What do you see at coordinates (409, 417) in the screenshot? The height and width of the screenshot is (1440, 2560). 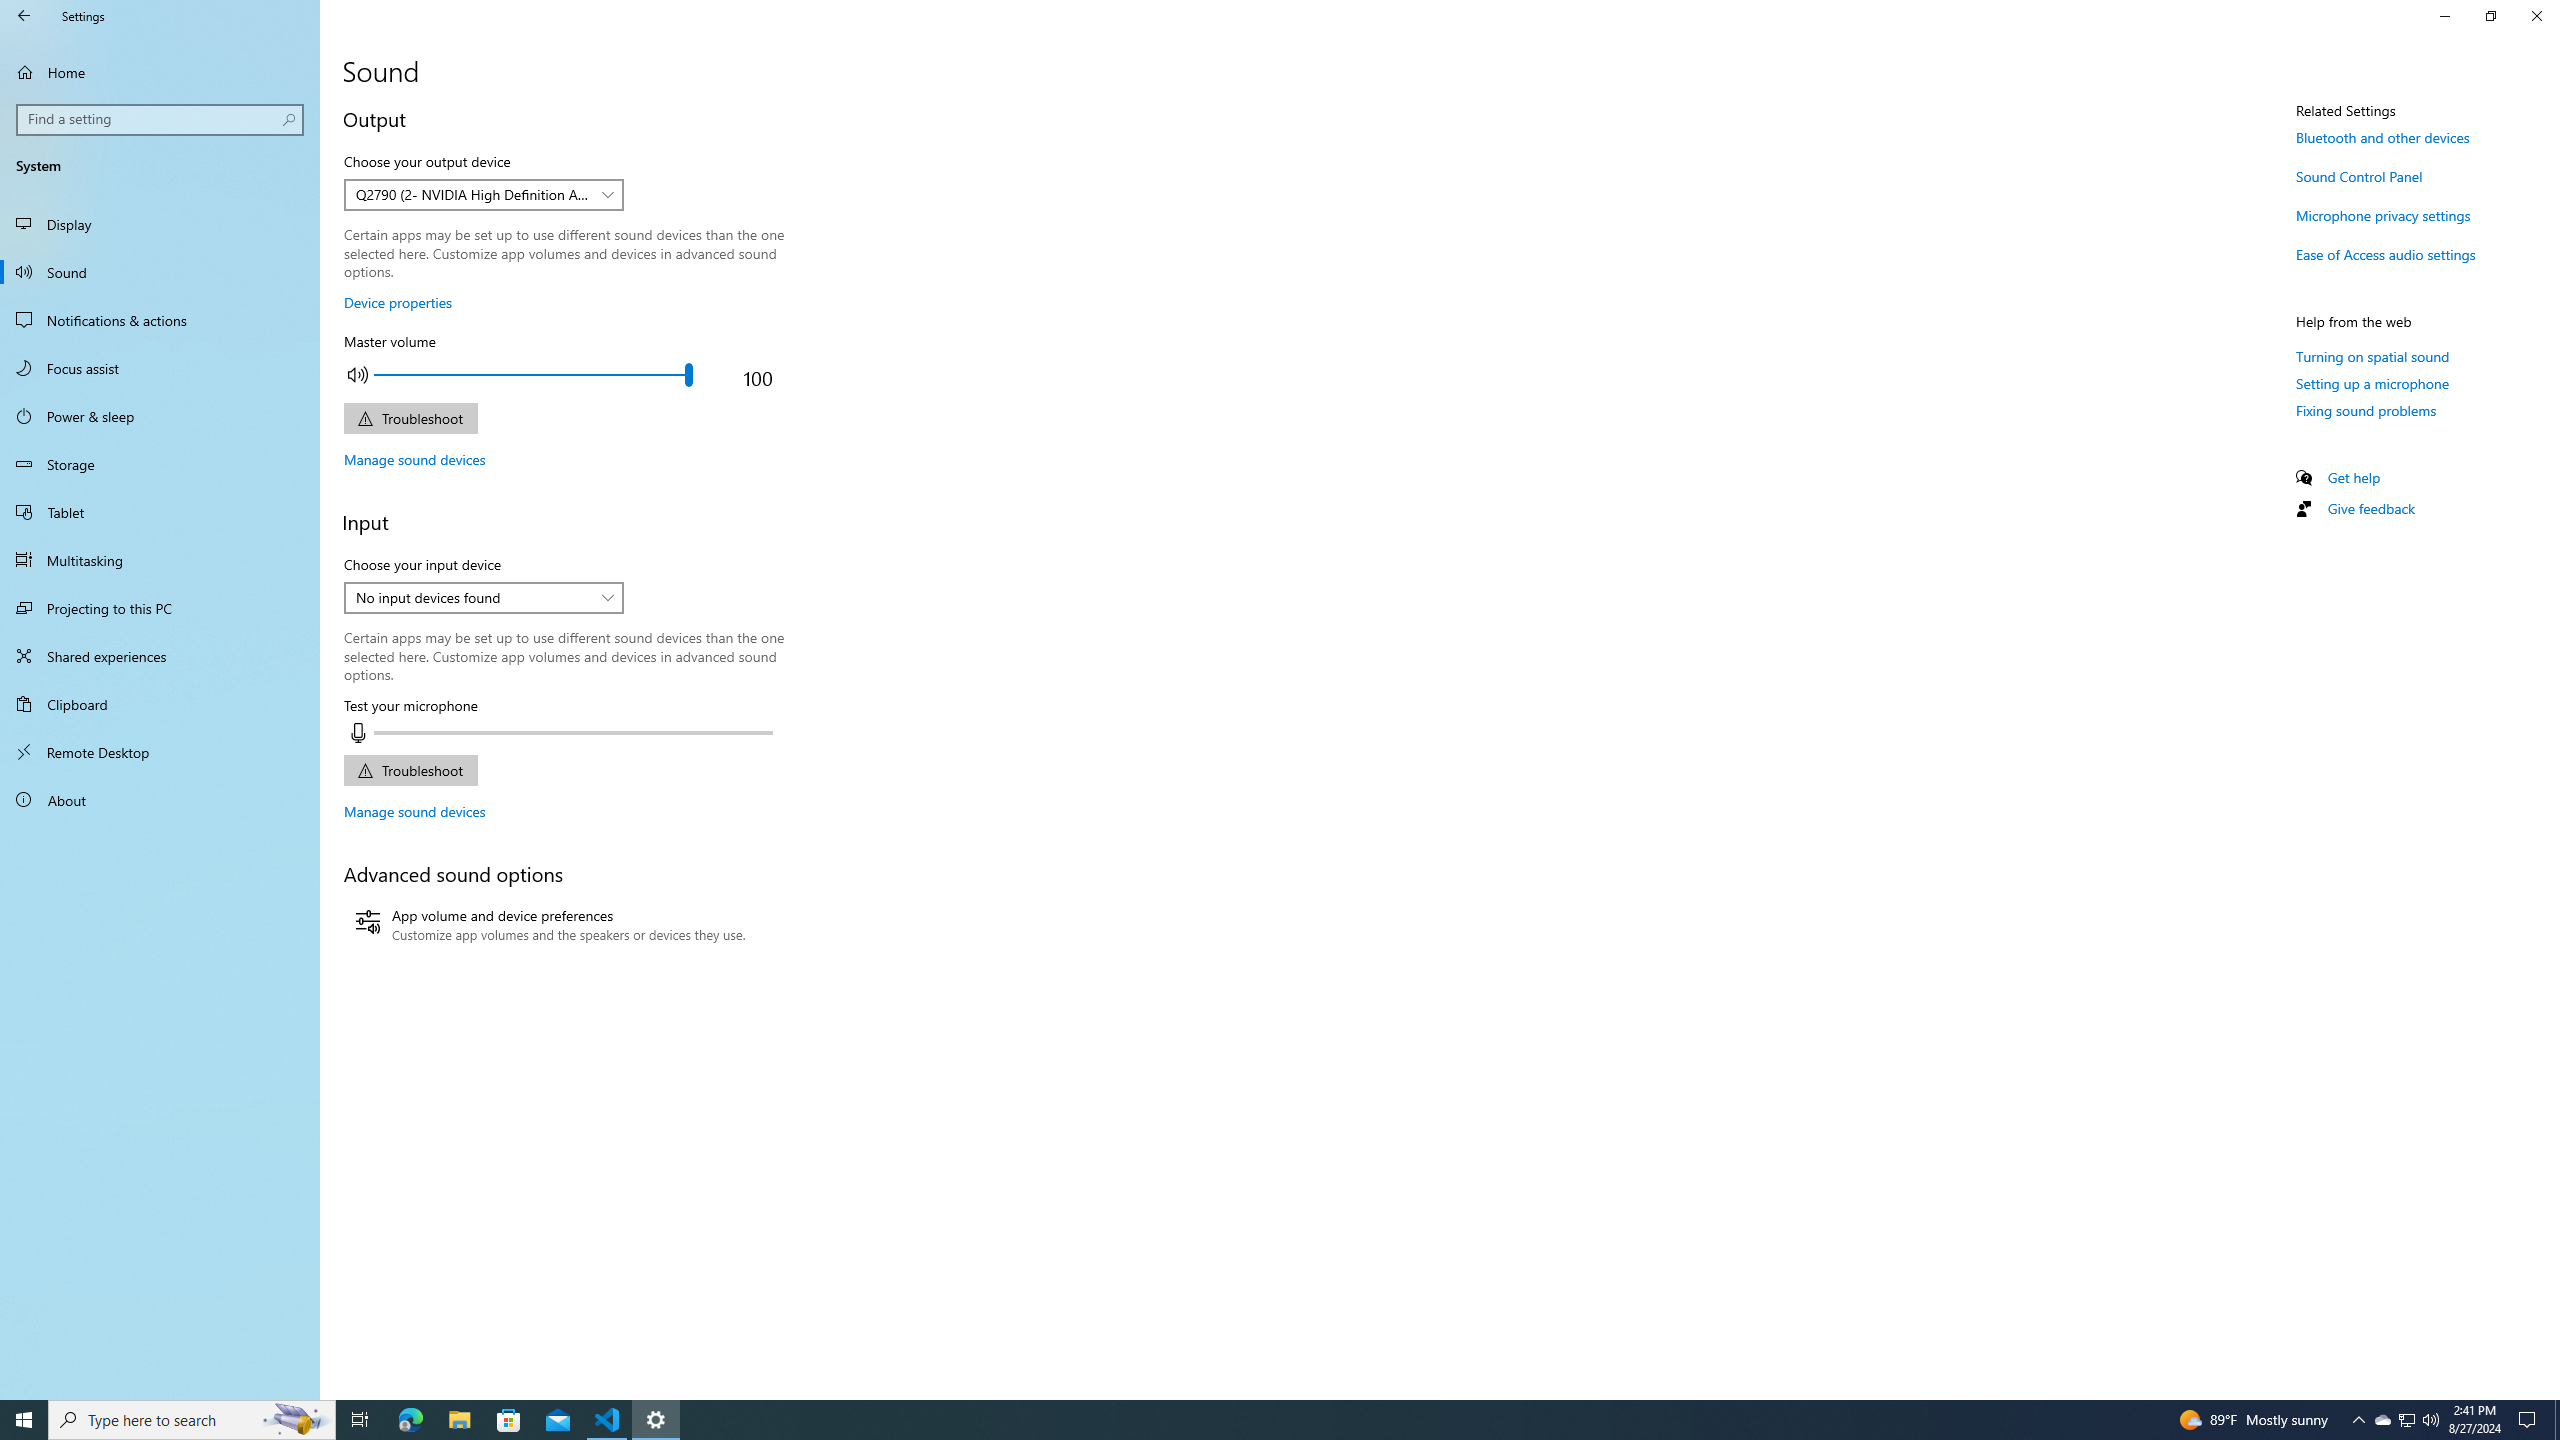 I see `'Output device troubleshoot'` at bounding box center [409, 417].